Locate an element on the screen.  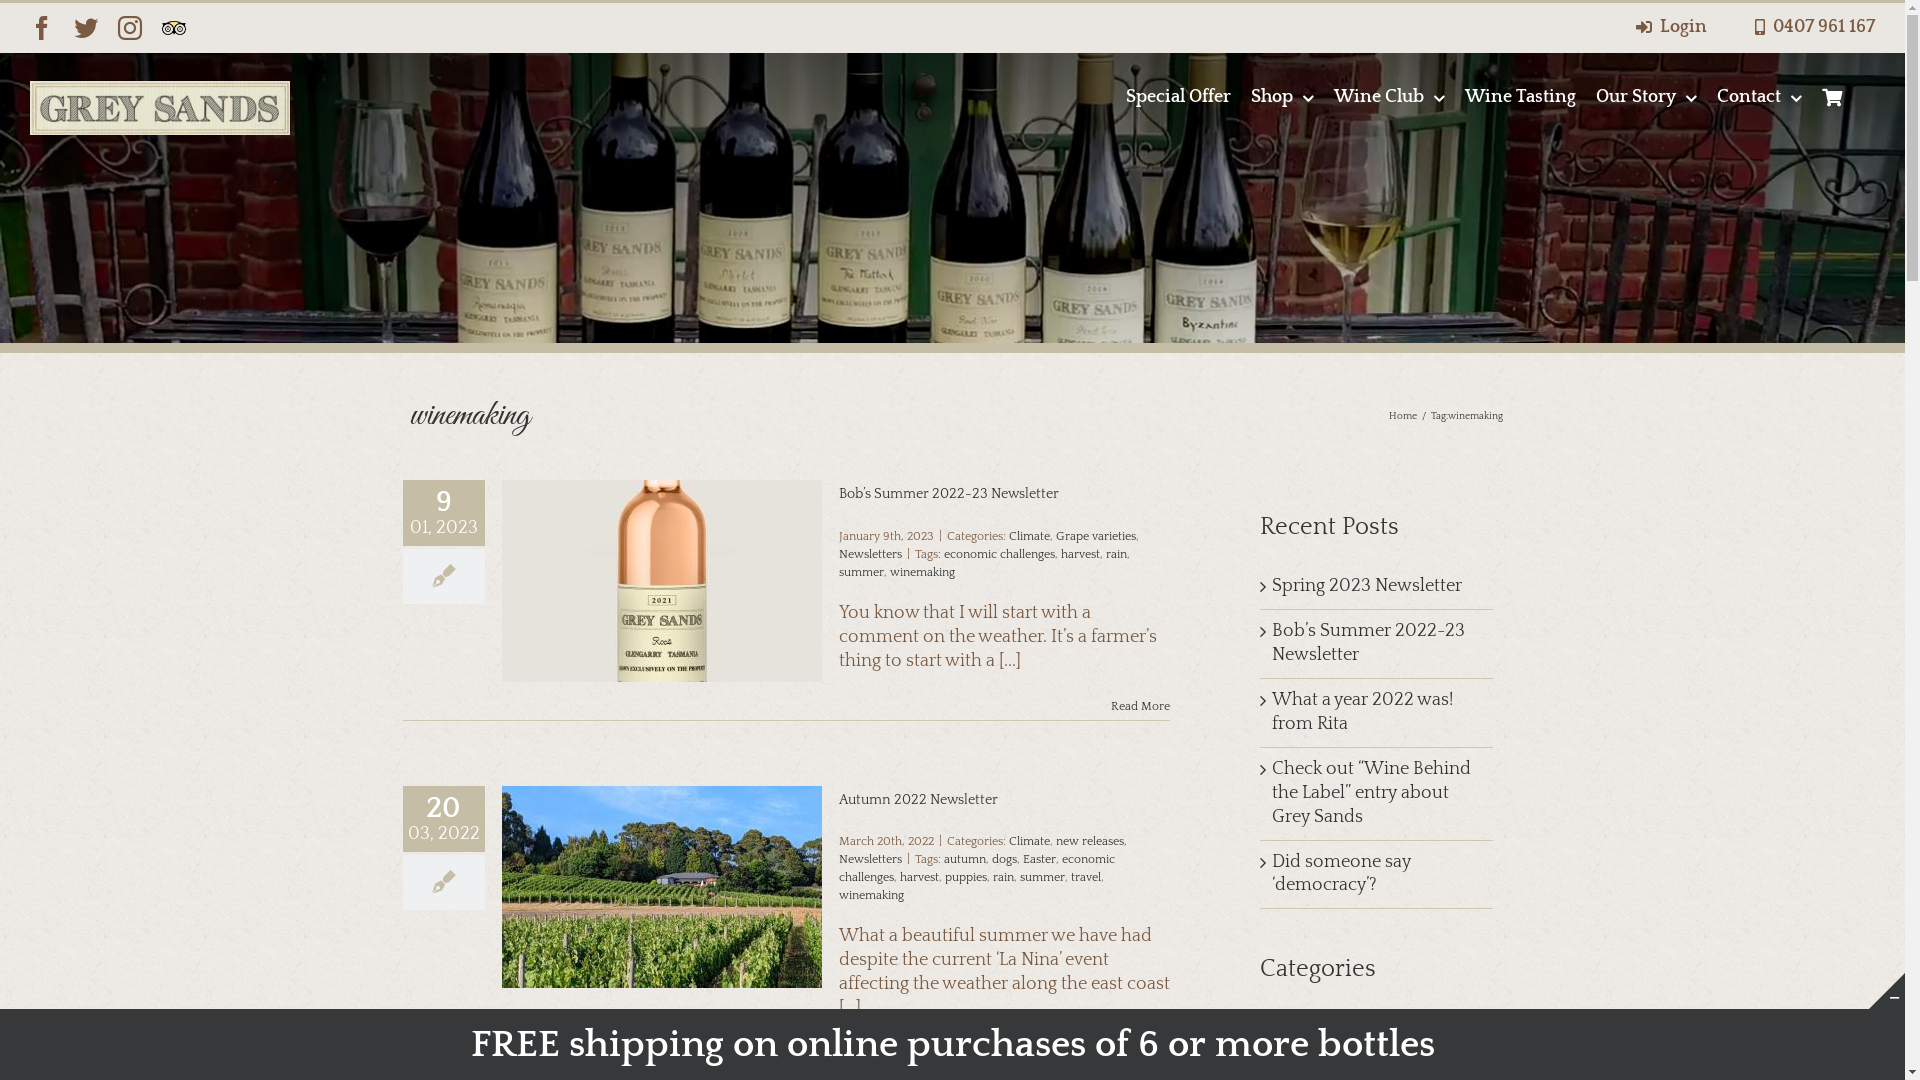
'Accolades' is located at coordinates (1376, 1029).